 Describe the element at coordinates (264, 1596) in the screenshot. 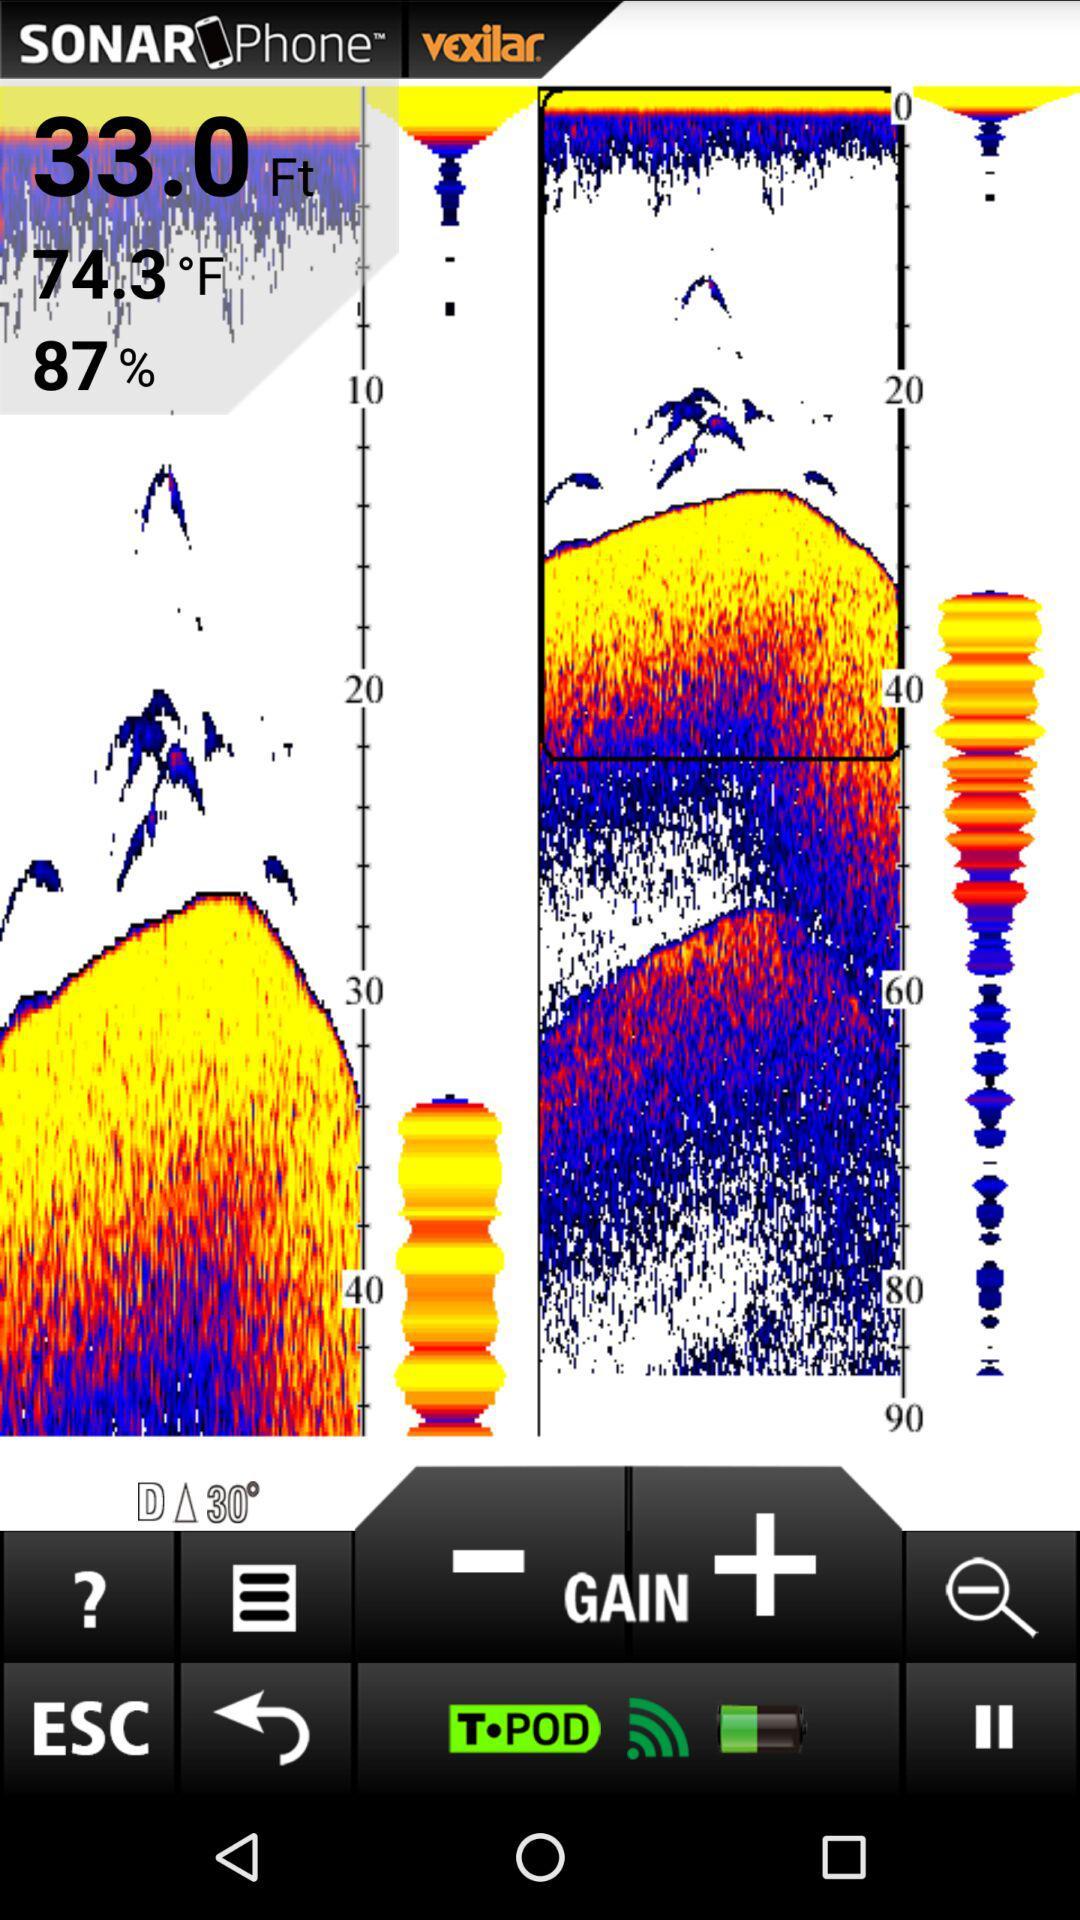

I see `shows the menu option` at that location.